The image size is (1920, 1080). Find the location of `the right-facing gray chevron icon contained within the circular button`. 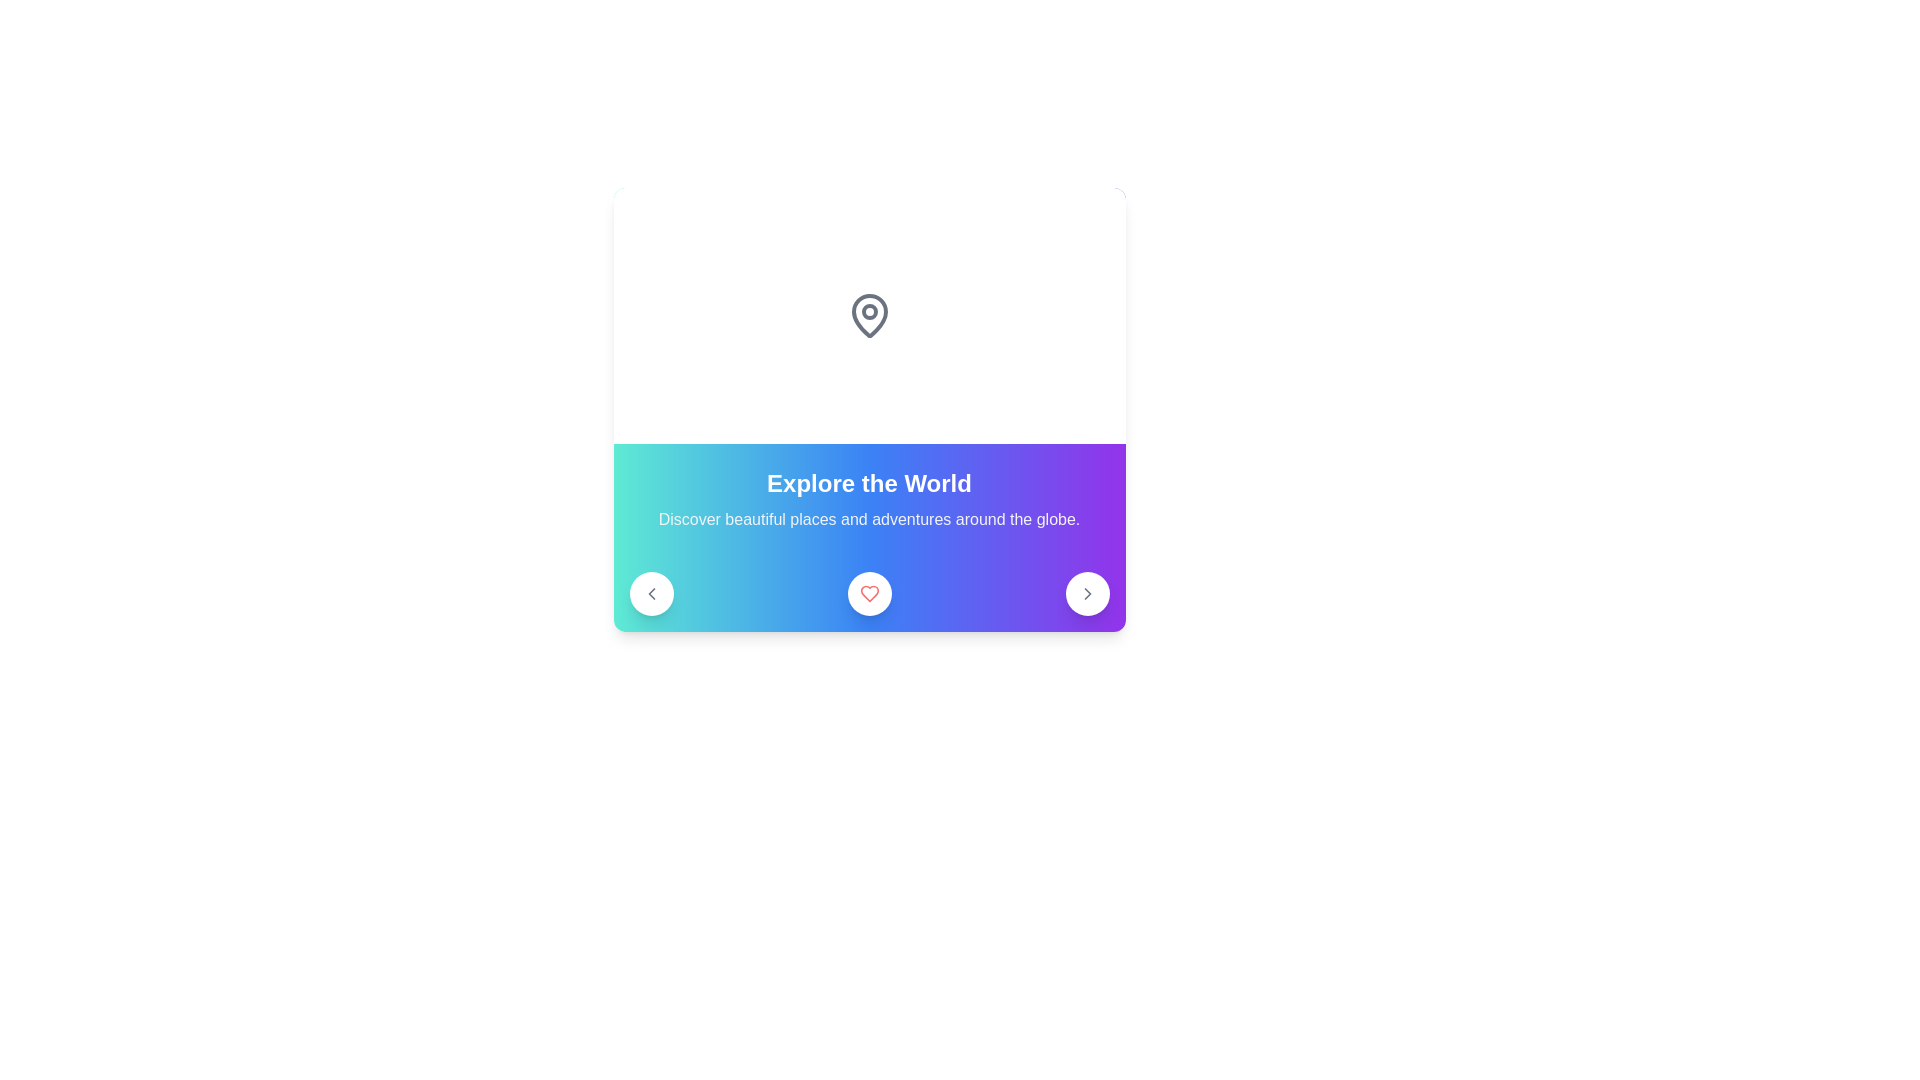

the right-facing gray chevron icon contained within the circular button is located at coordinates (1086, 593).